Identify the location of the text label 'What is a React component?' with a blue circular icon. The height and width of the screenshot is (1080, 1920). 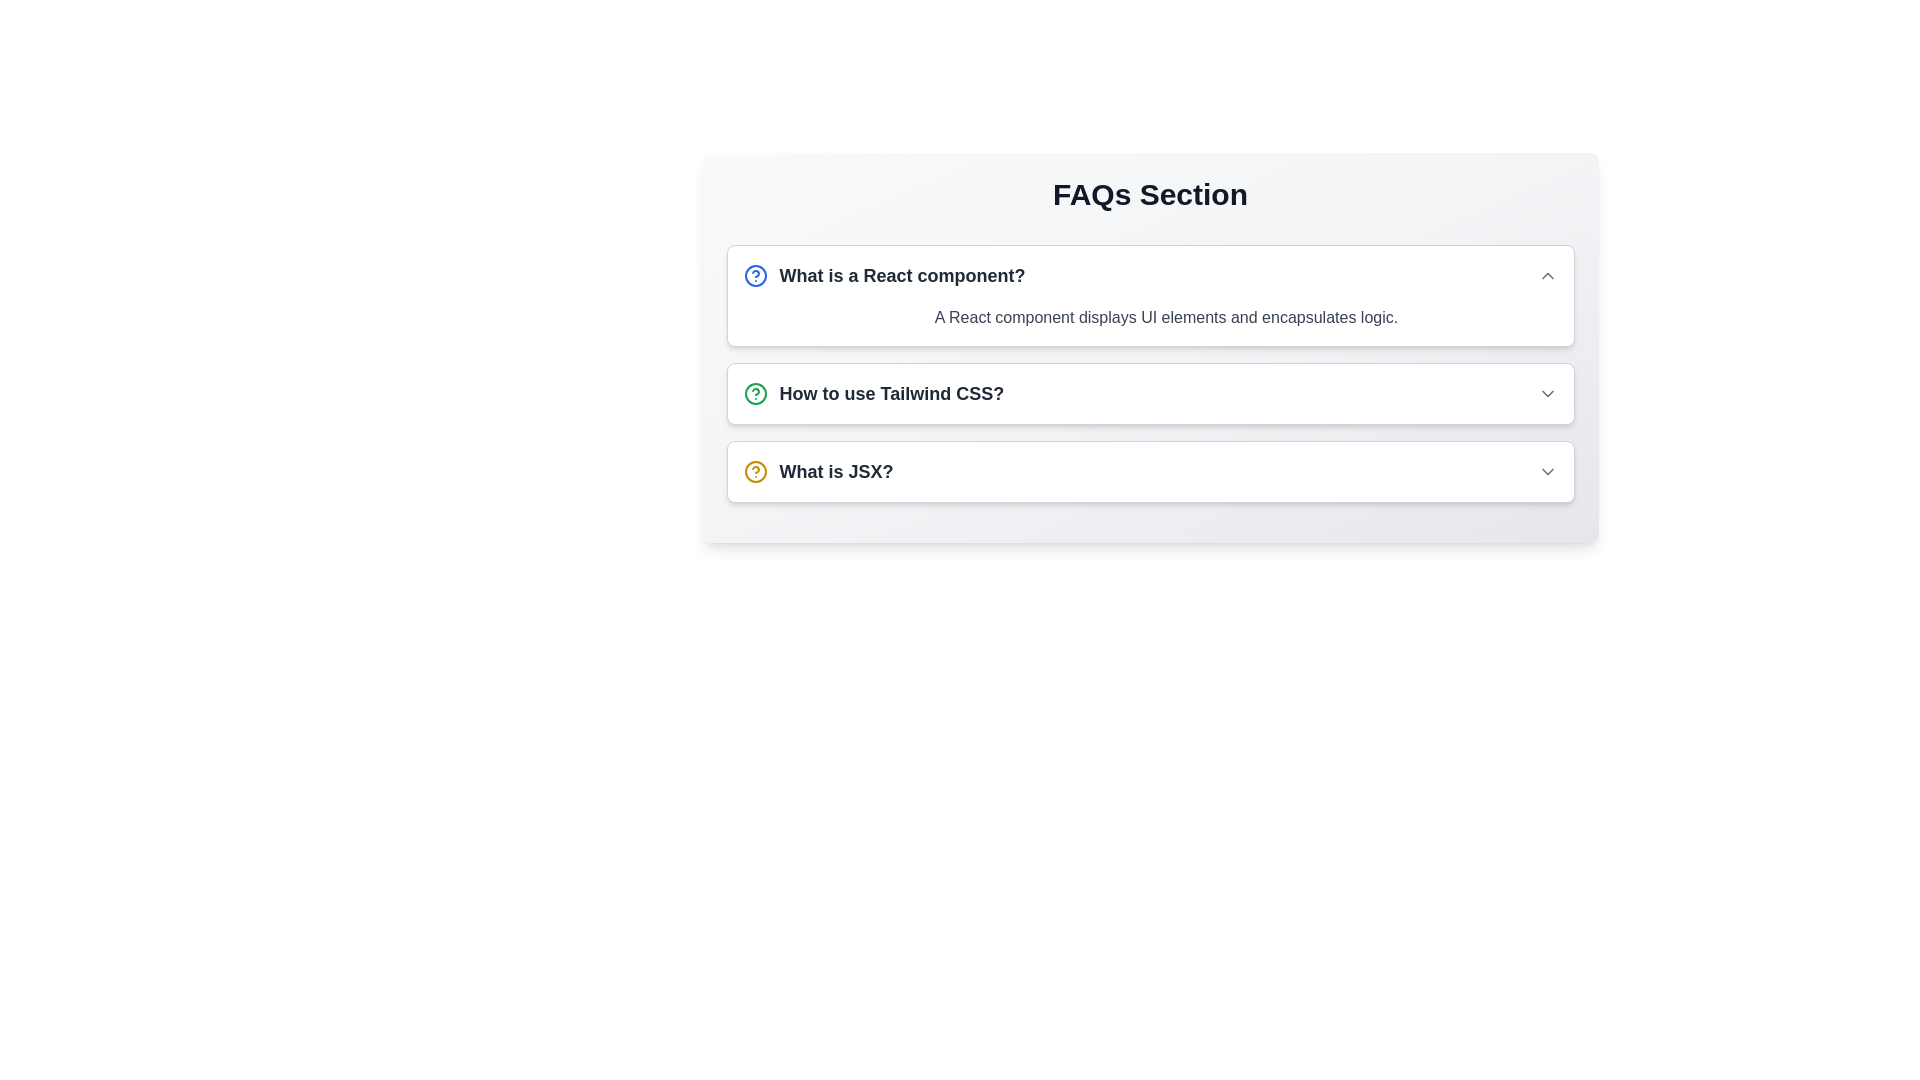
(883, 276).